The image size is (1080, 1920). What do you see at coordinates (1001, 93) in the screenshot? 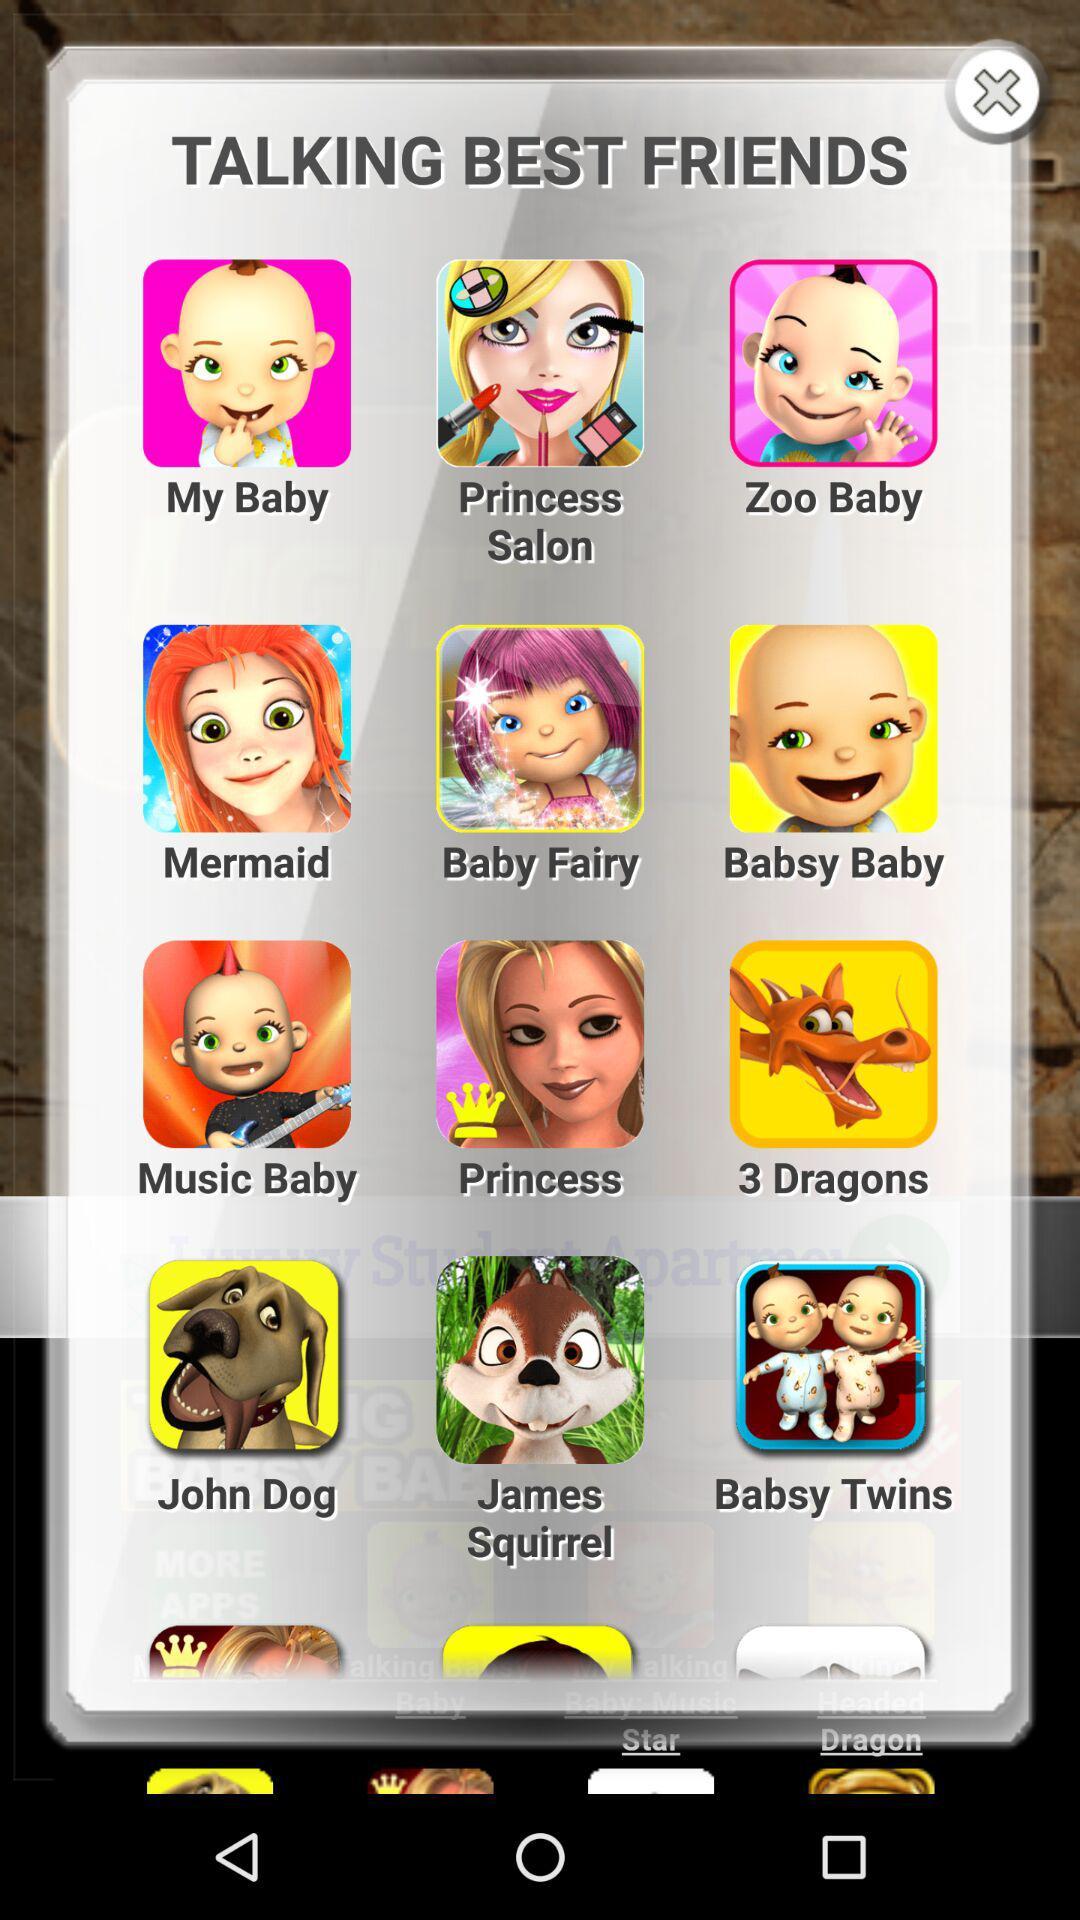
I see `box` at bounding box center [1001, 93].